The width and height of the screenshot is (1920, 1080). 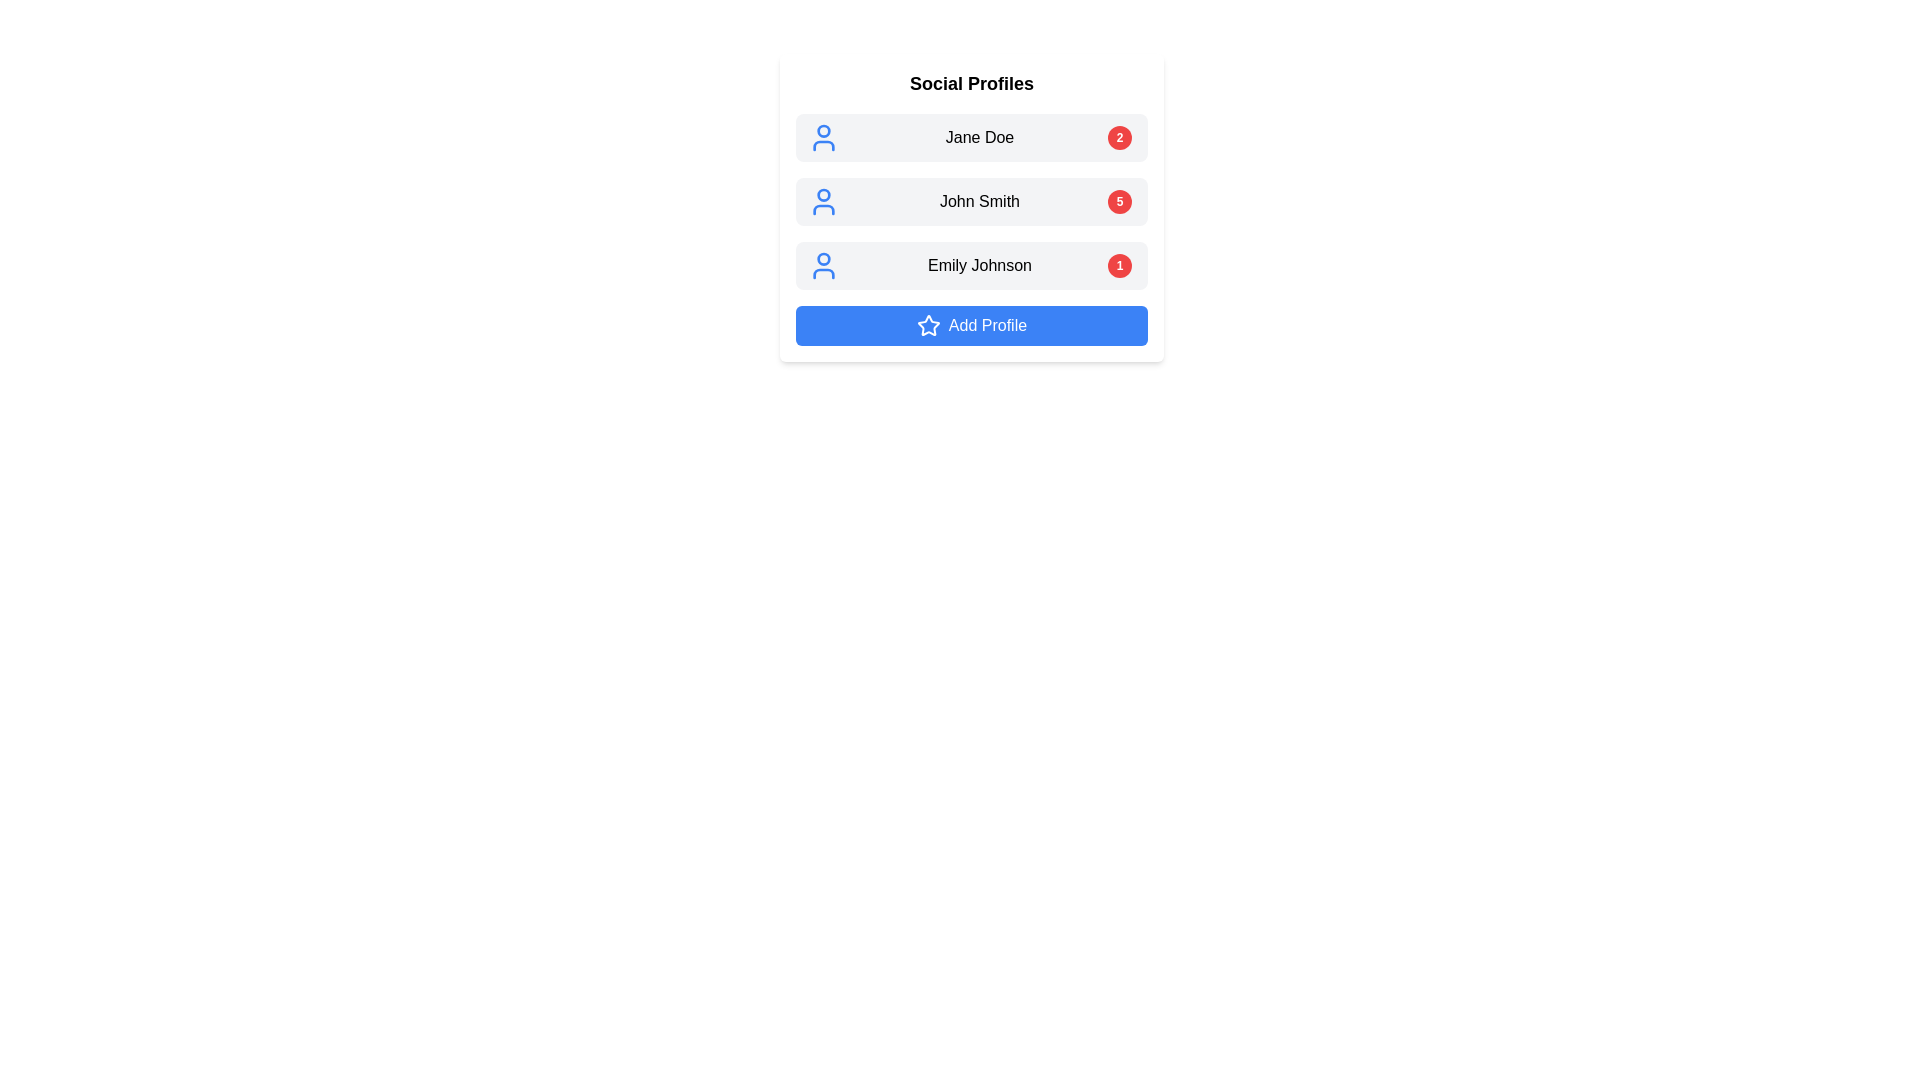 I want to click on the appearance of the star icon located on the left side of the 'Add Profile' button, enhancing its visual emphasis, so click(x=927, y=325).